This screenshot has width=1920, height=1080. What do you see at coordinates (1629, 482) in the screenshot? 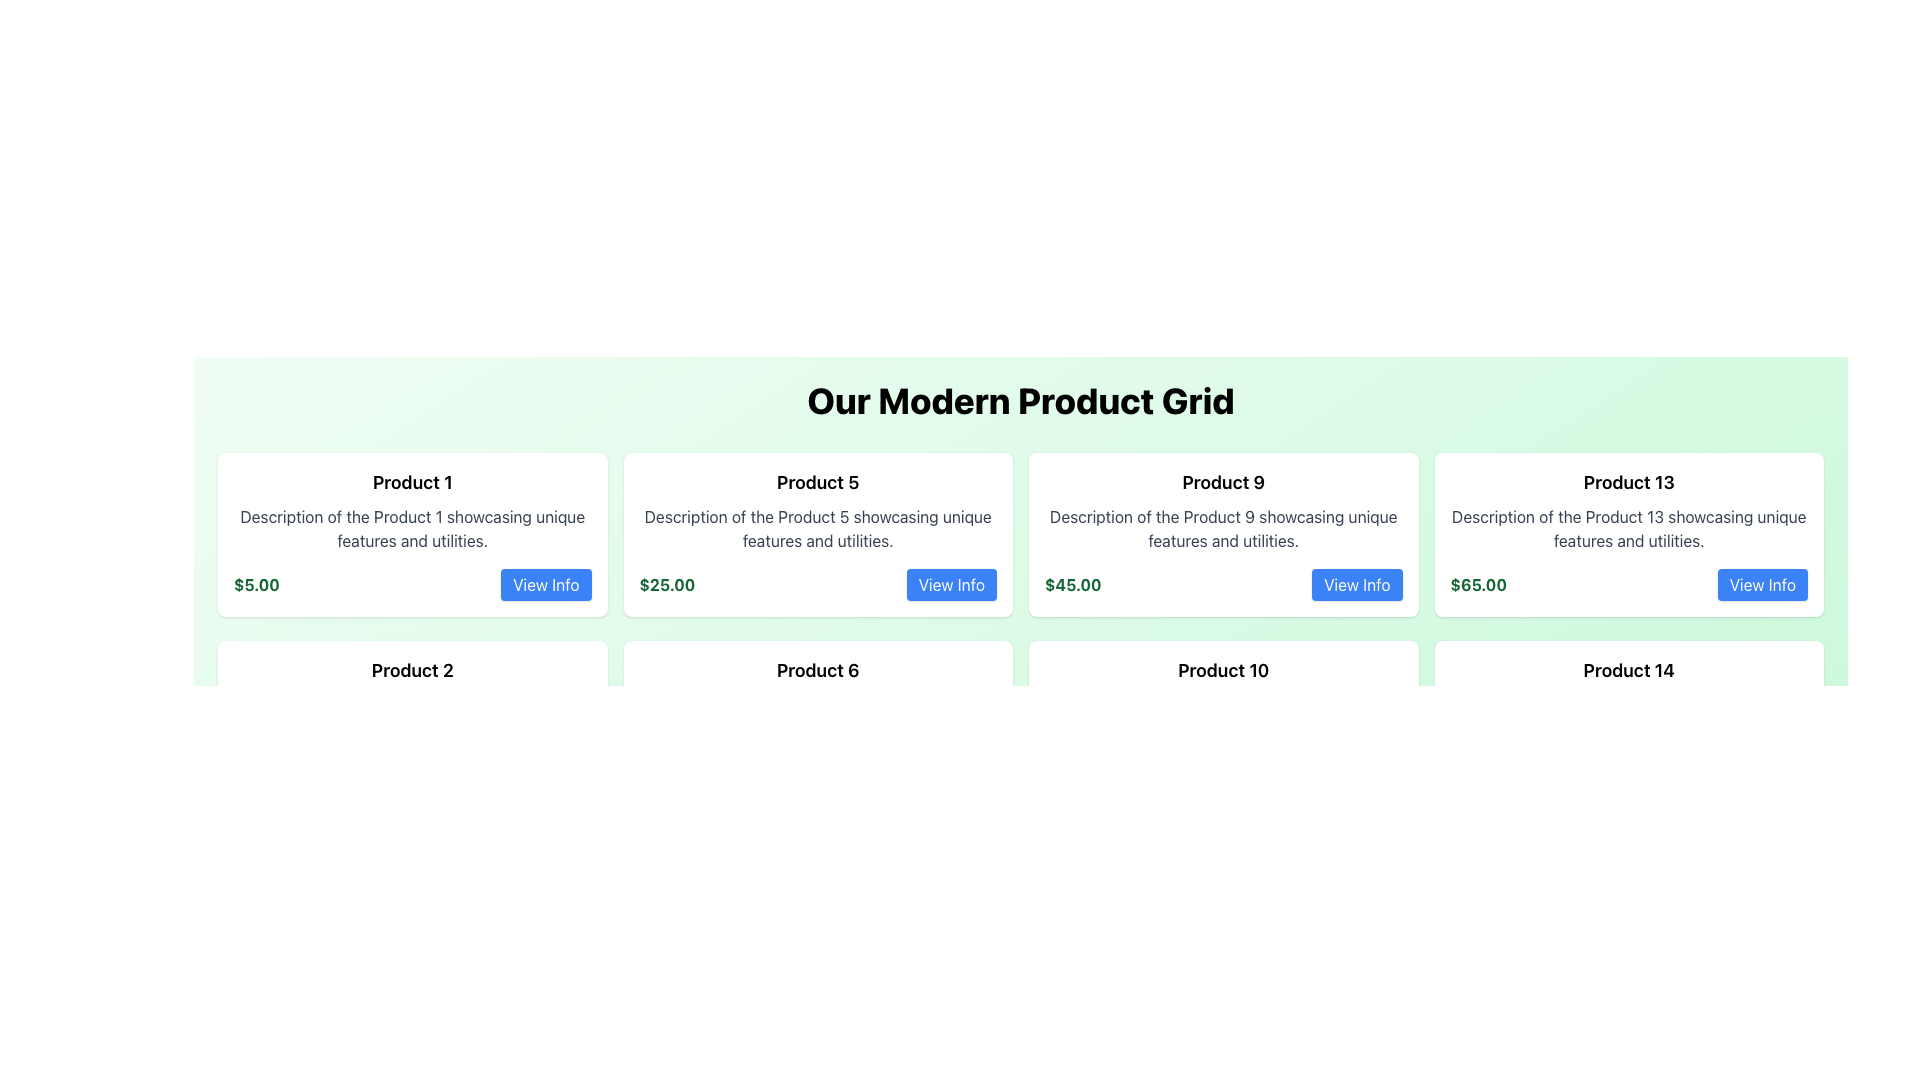
I see `the text label displaying the product title located in the top row and fourth column of the grid layout, above the product description and to the left of the price label` at bounding box center [1629, 482].